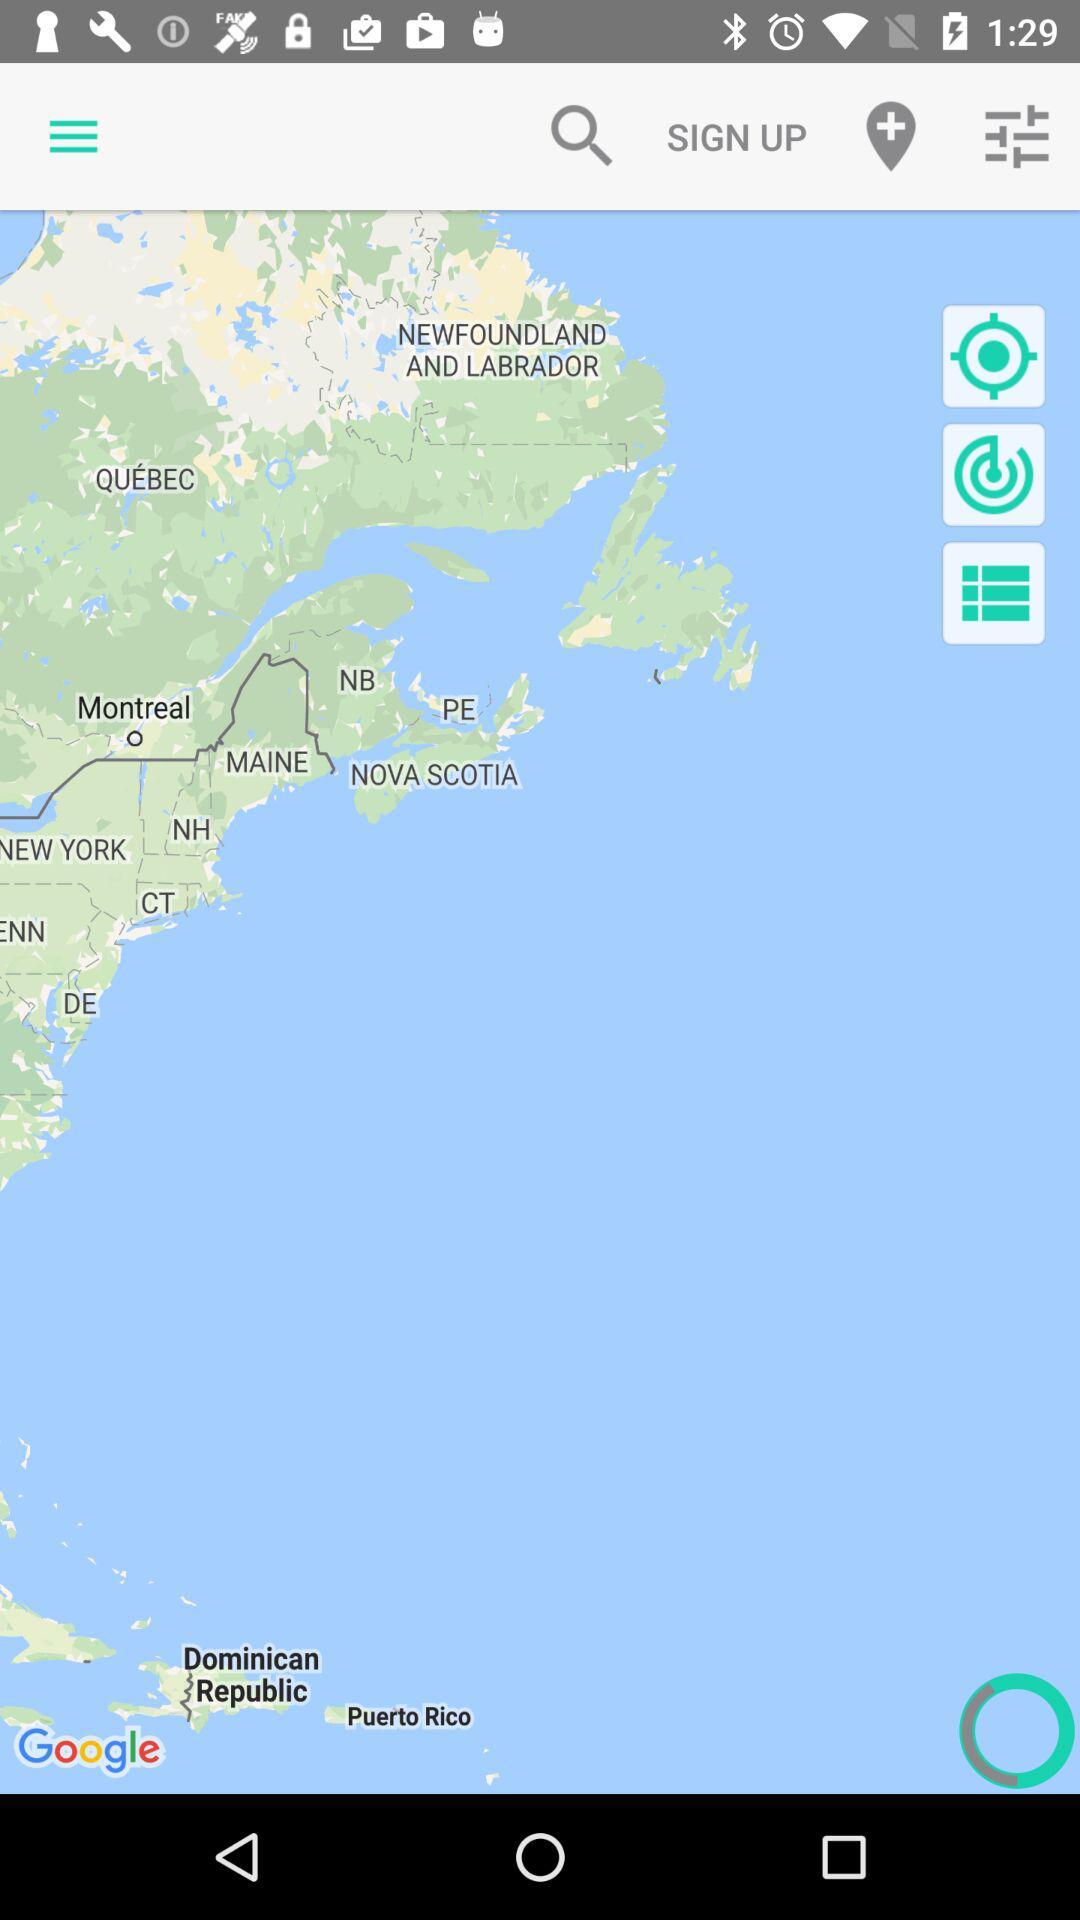  What do you see at coordinates (993, 356) in the screenshot?
I see `locate` at bounding box center [993, 356].